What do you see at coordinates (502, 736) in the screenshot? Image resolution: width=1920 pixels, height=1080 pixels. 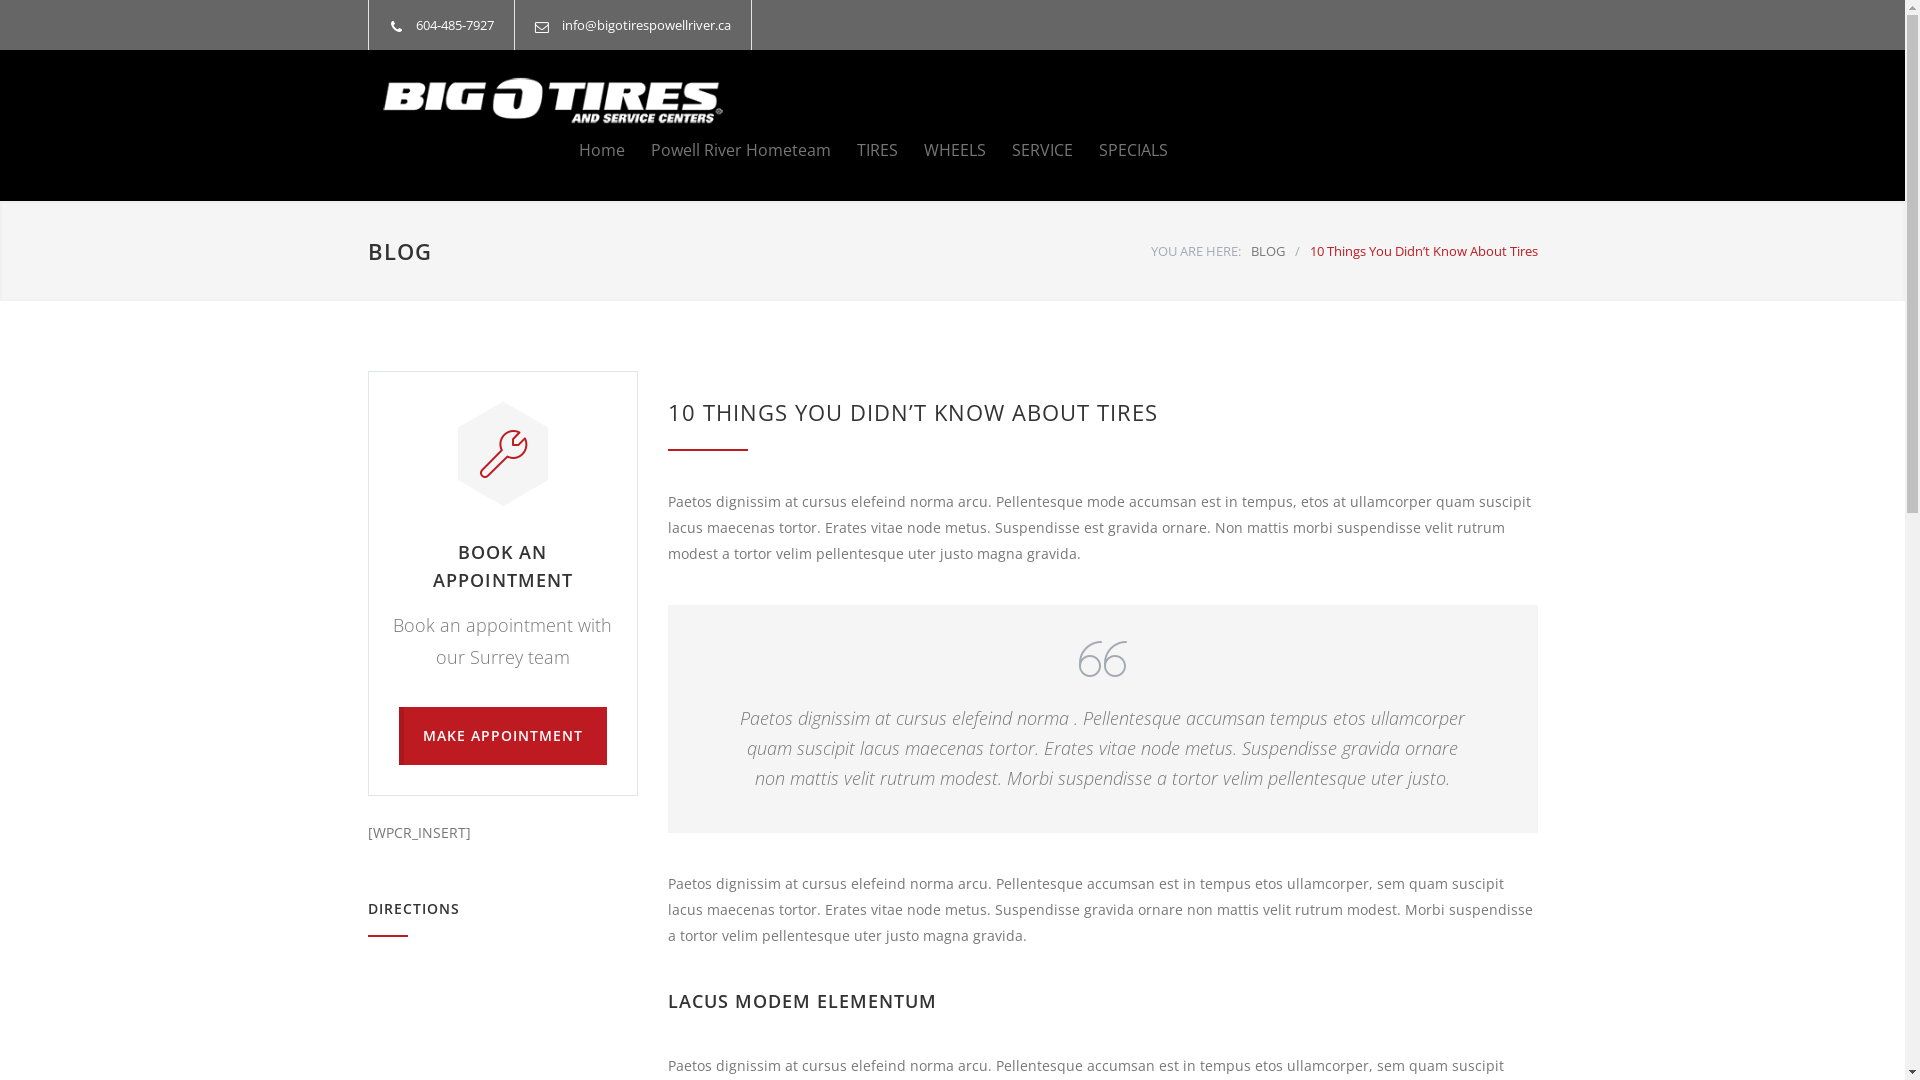 I see `'MAKE APPOINTMENT'` at bounding box center [502, 736].